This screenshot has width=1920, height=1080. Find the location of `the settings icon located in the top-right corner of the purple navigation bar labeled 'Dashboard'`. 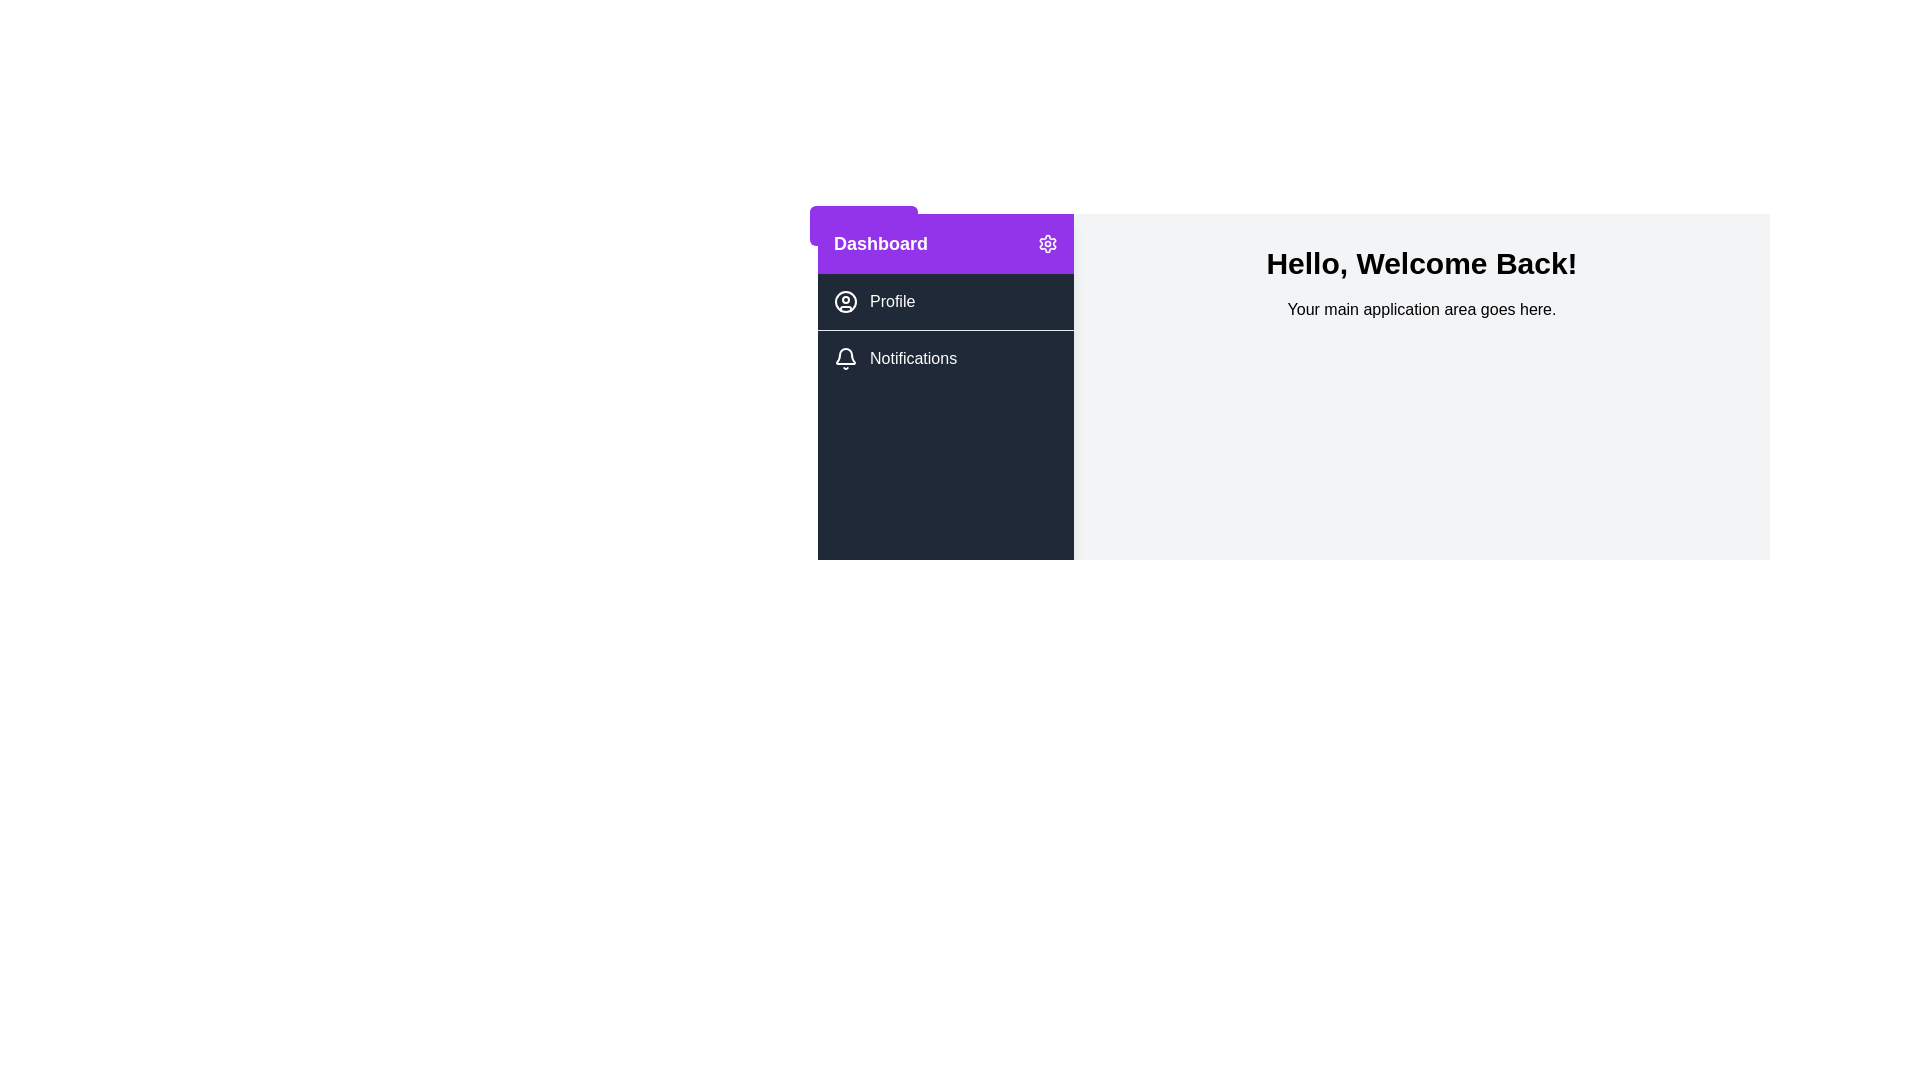

the settings icon located in the top-right corner of the purple navigation bar labeled 'Dashboard' is located at coordinates (1046, 242).